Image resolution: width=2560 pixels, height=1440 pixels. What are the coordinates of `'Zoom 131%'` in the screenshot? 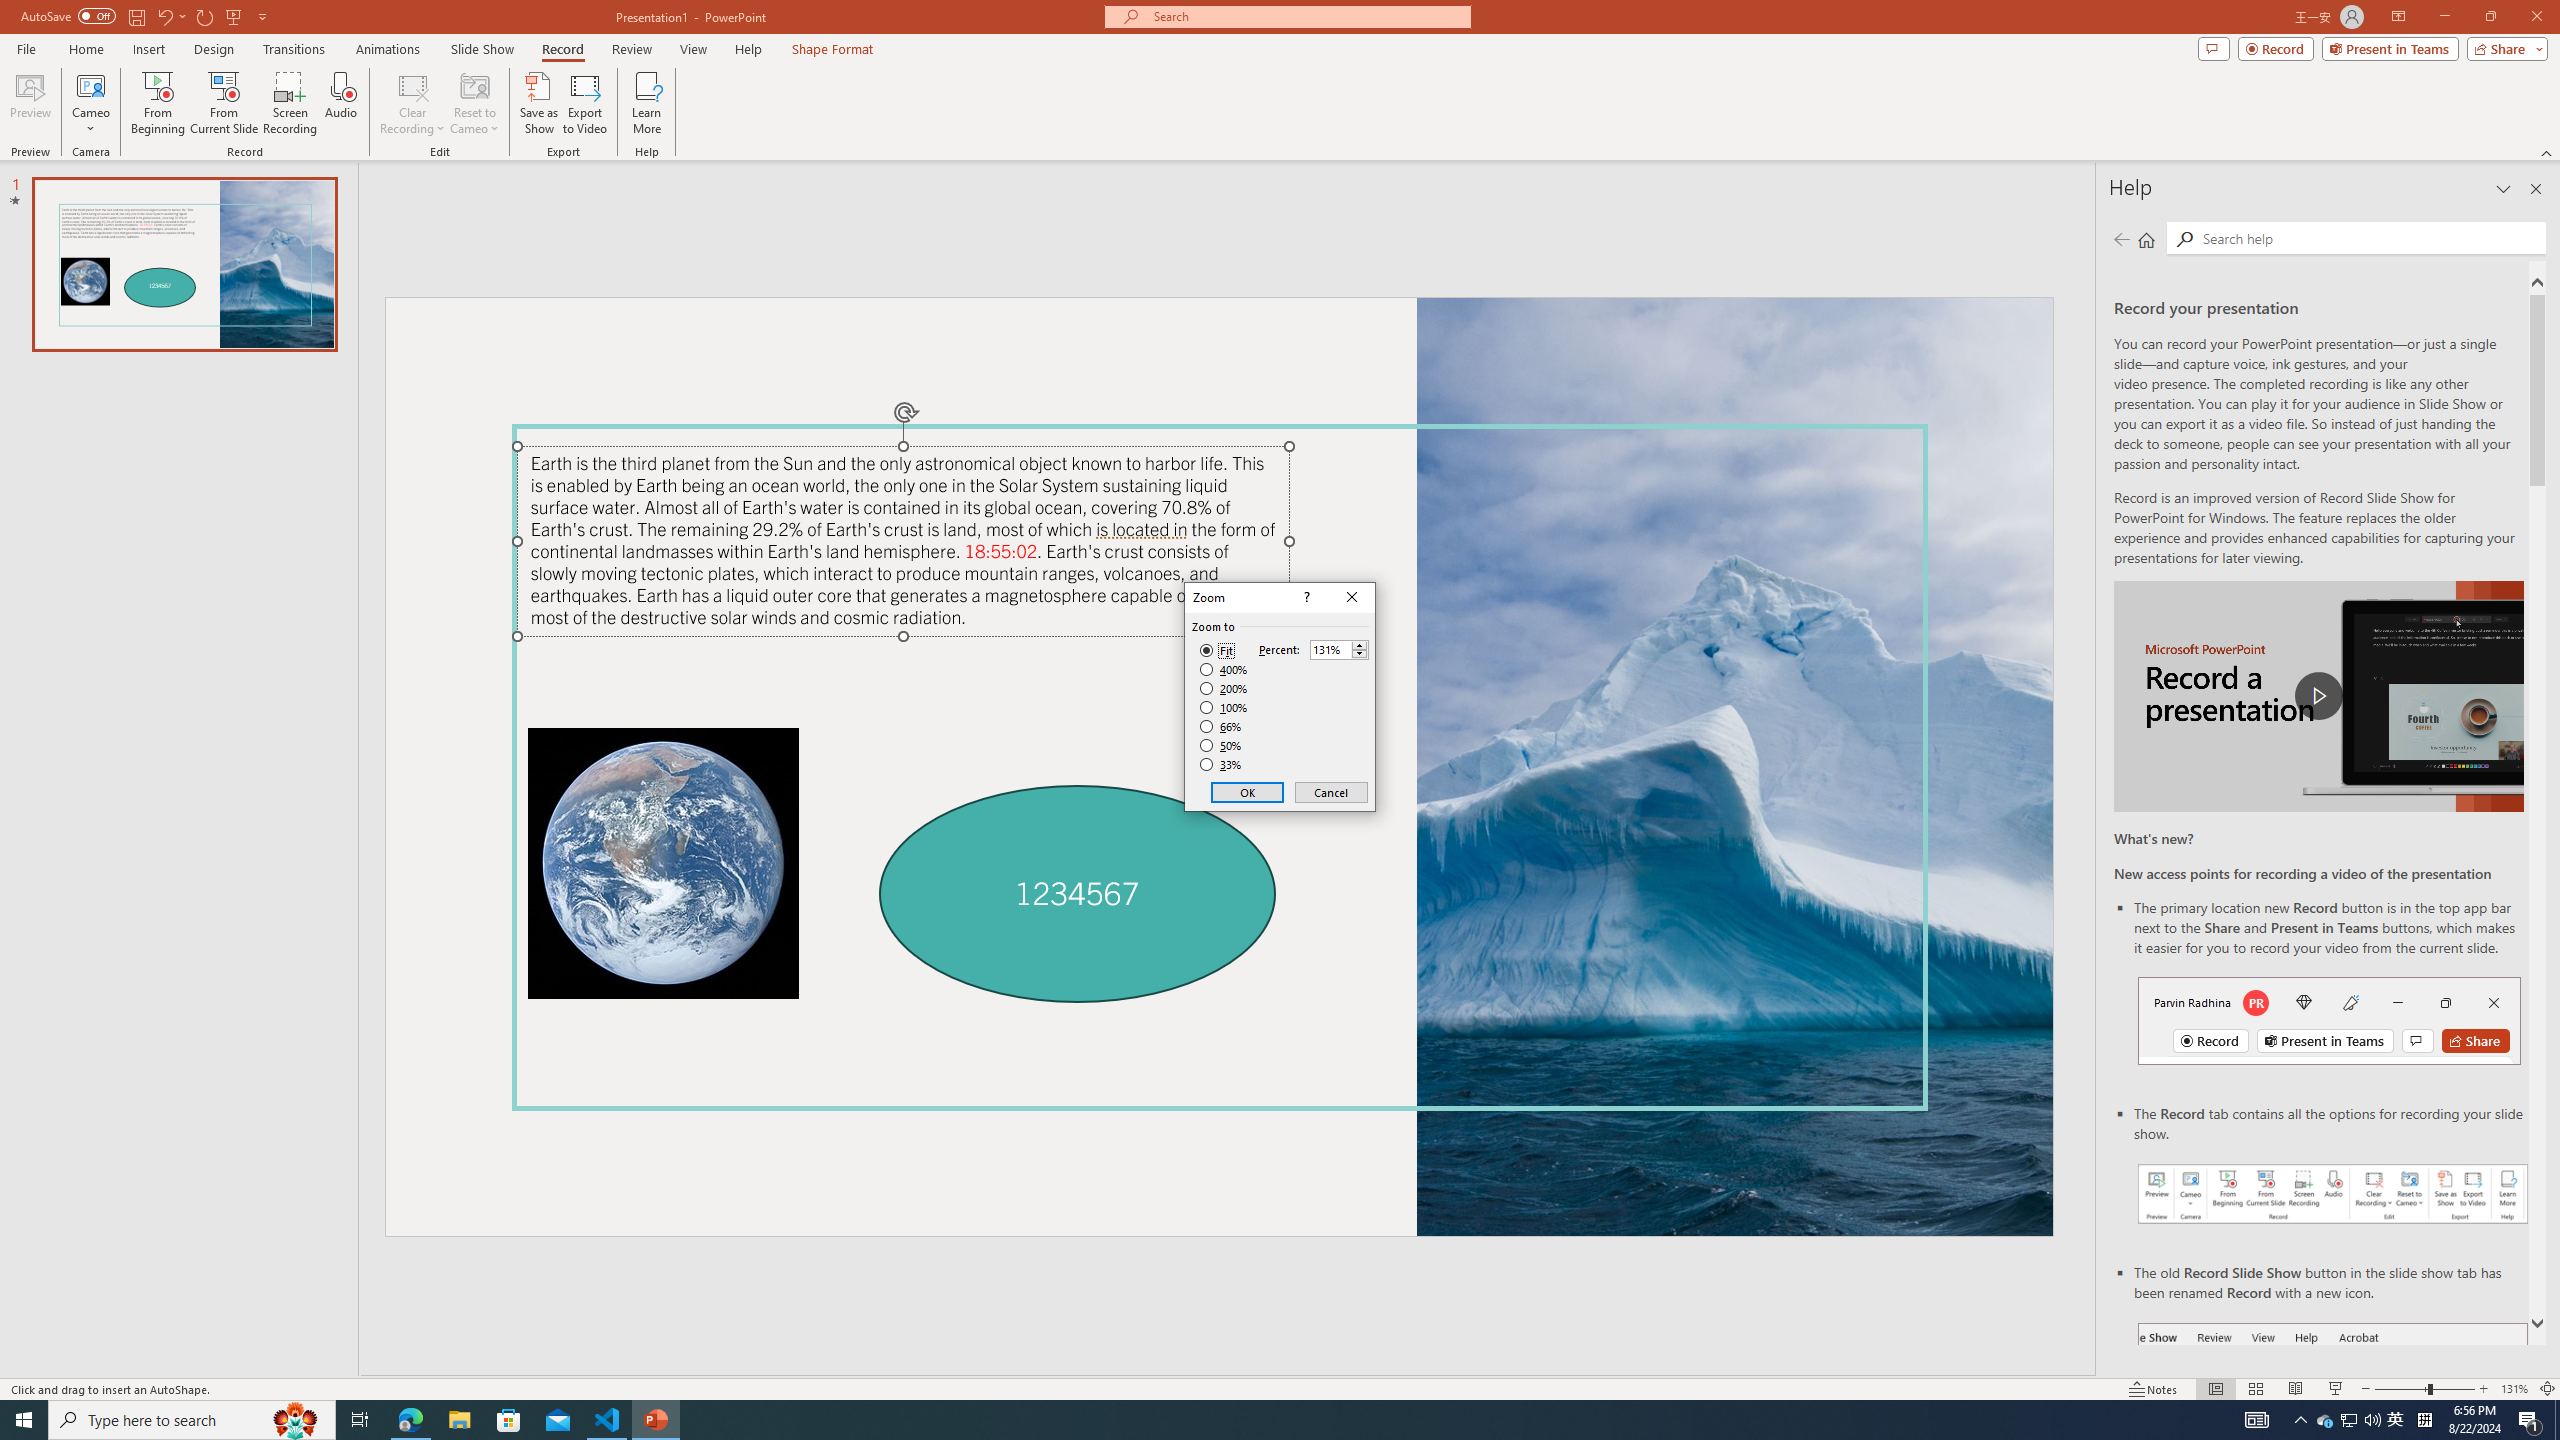 It's located at (2515, 1389).